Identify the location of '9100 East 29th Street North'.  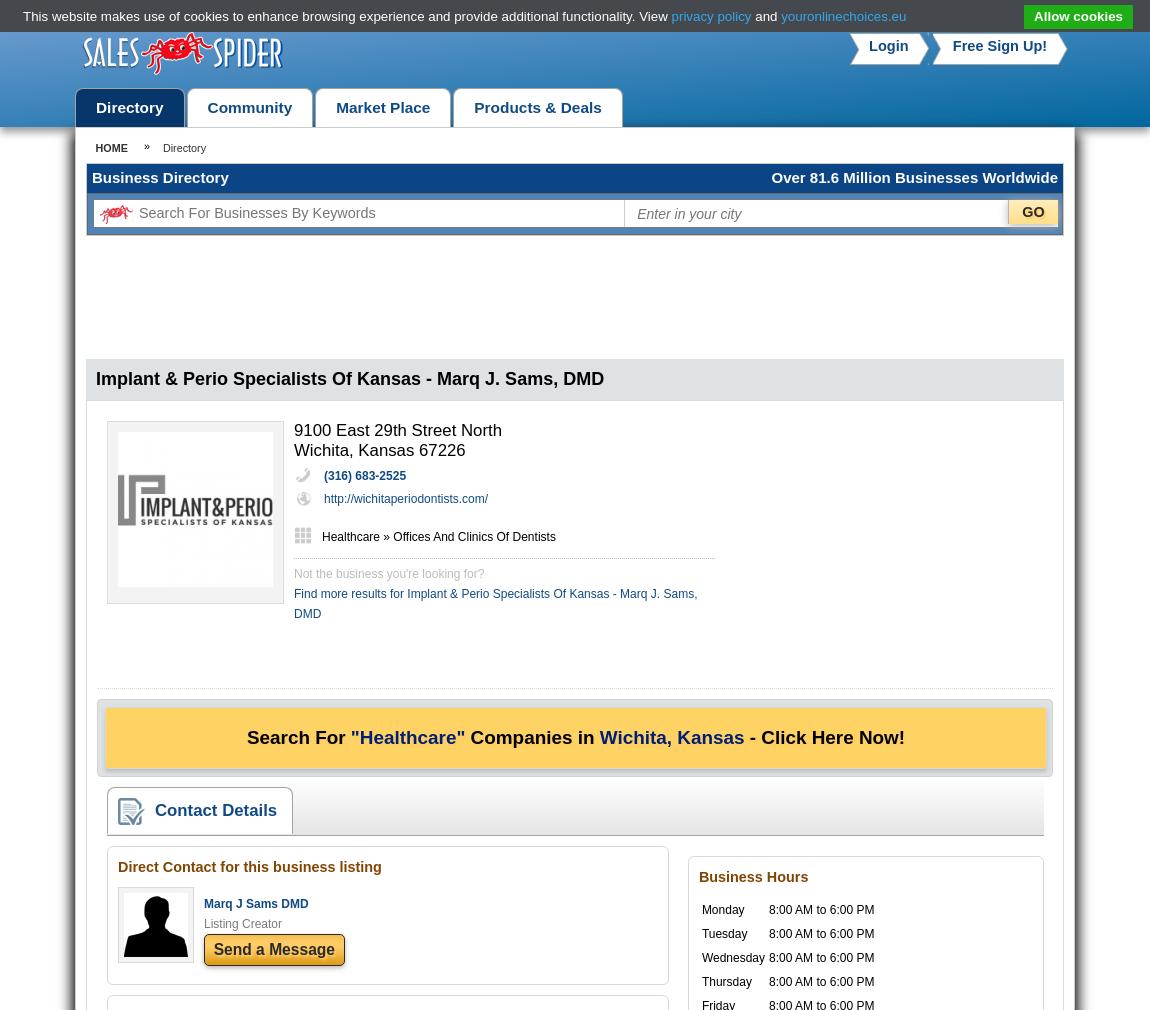
(398, 430).